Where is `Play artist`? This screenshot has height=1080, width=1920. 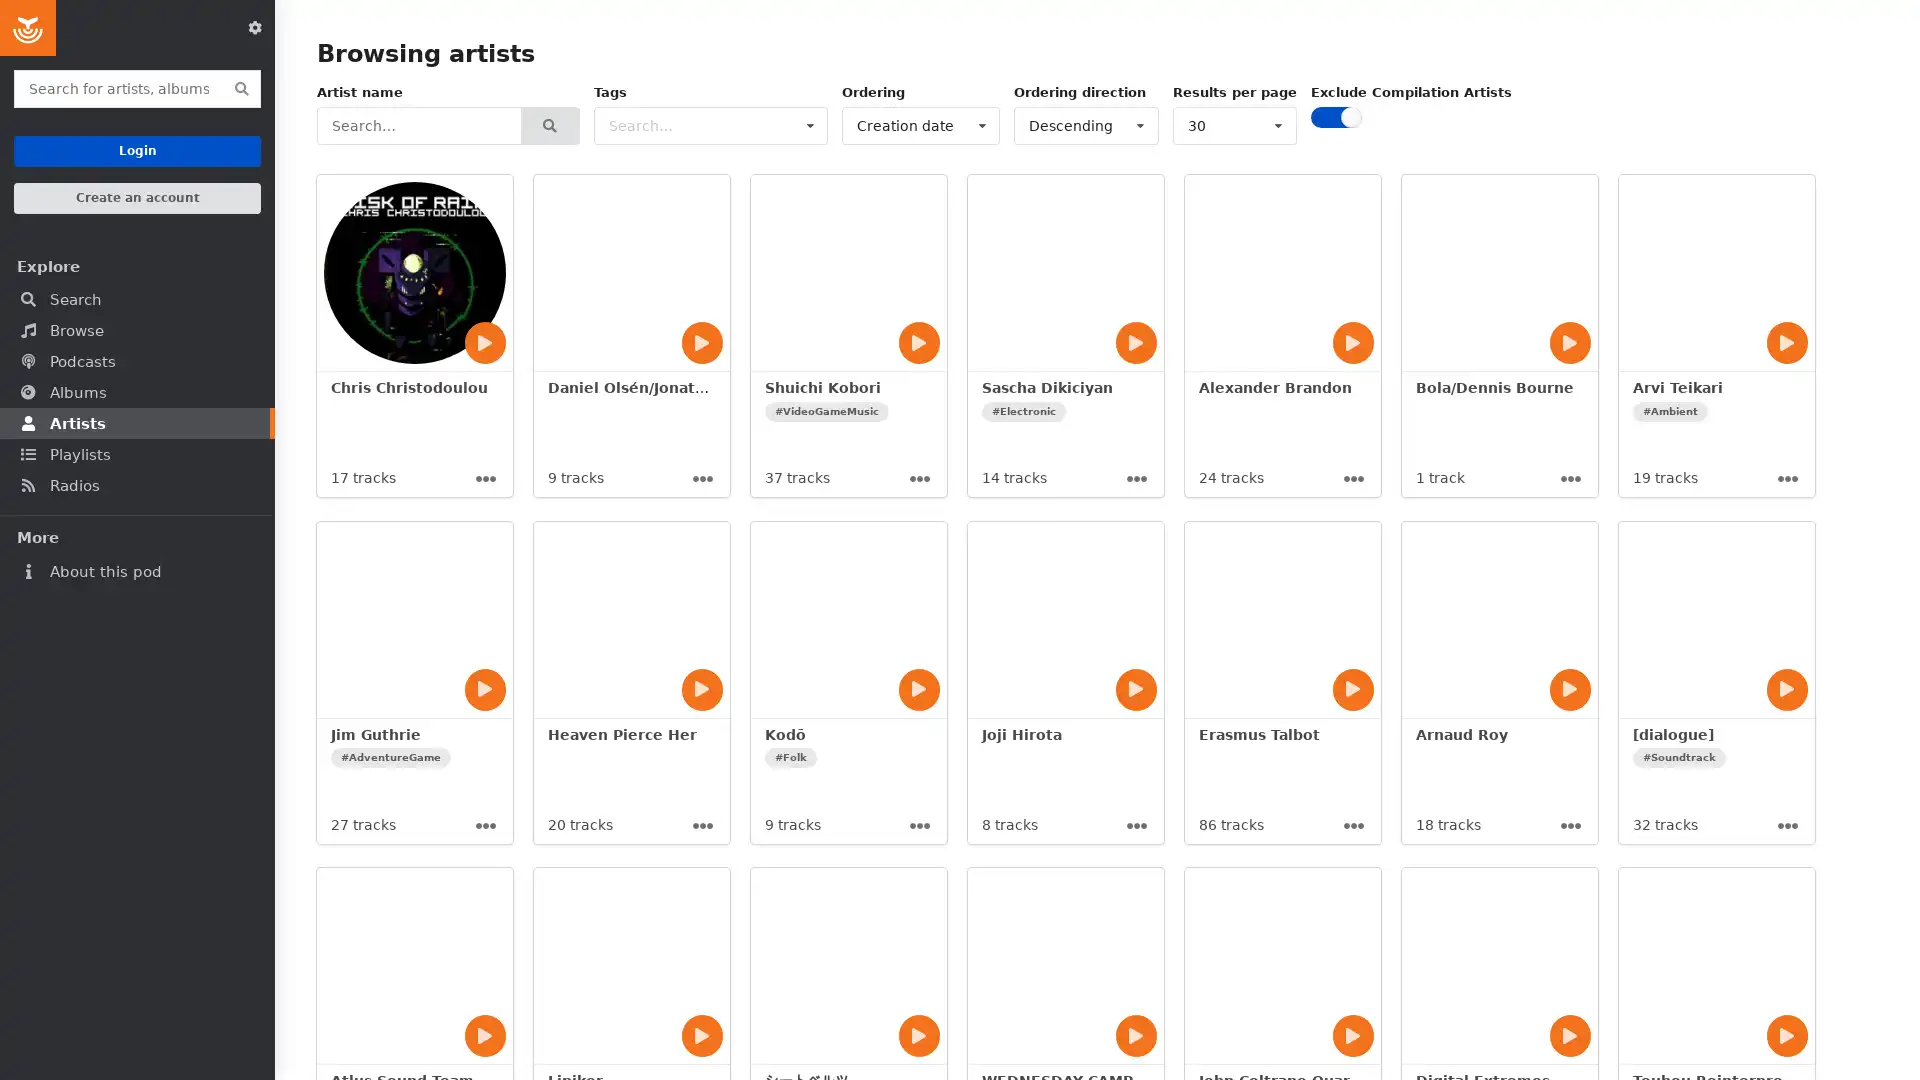
Play artist is located at coordinates (484, 1035).